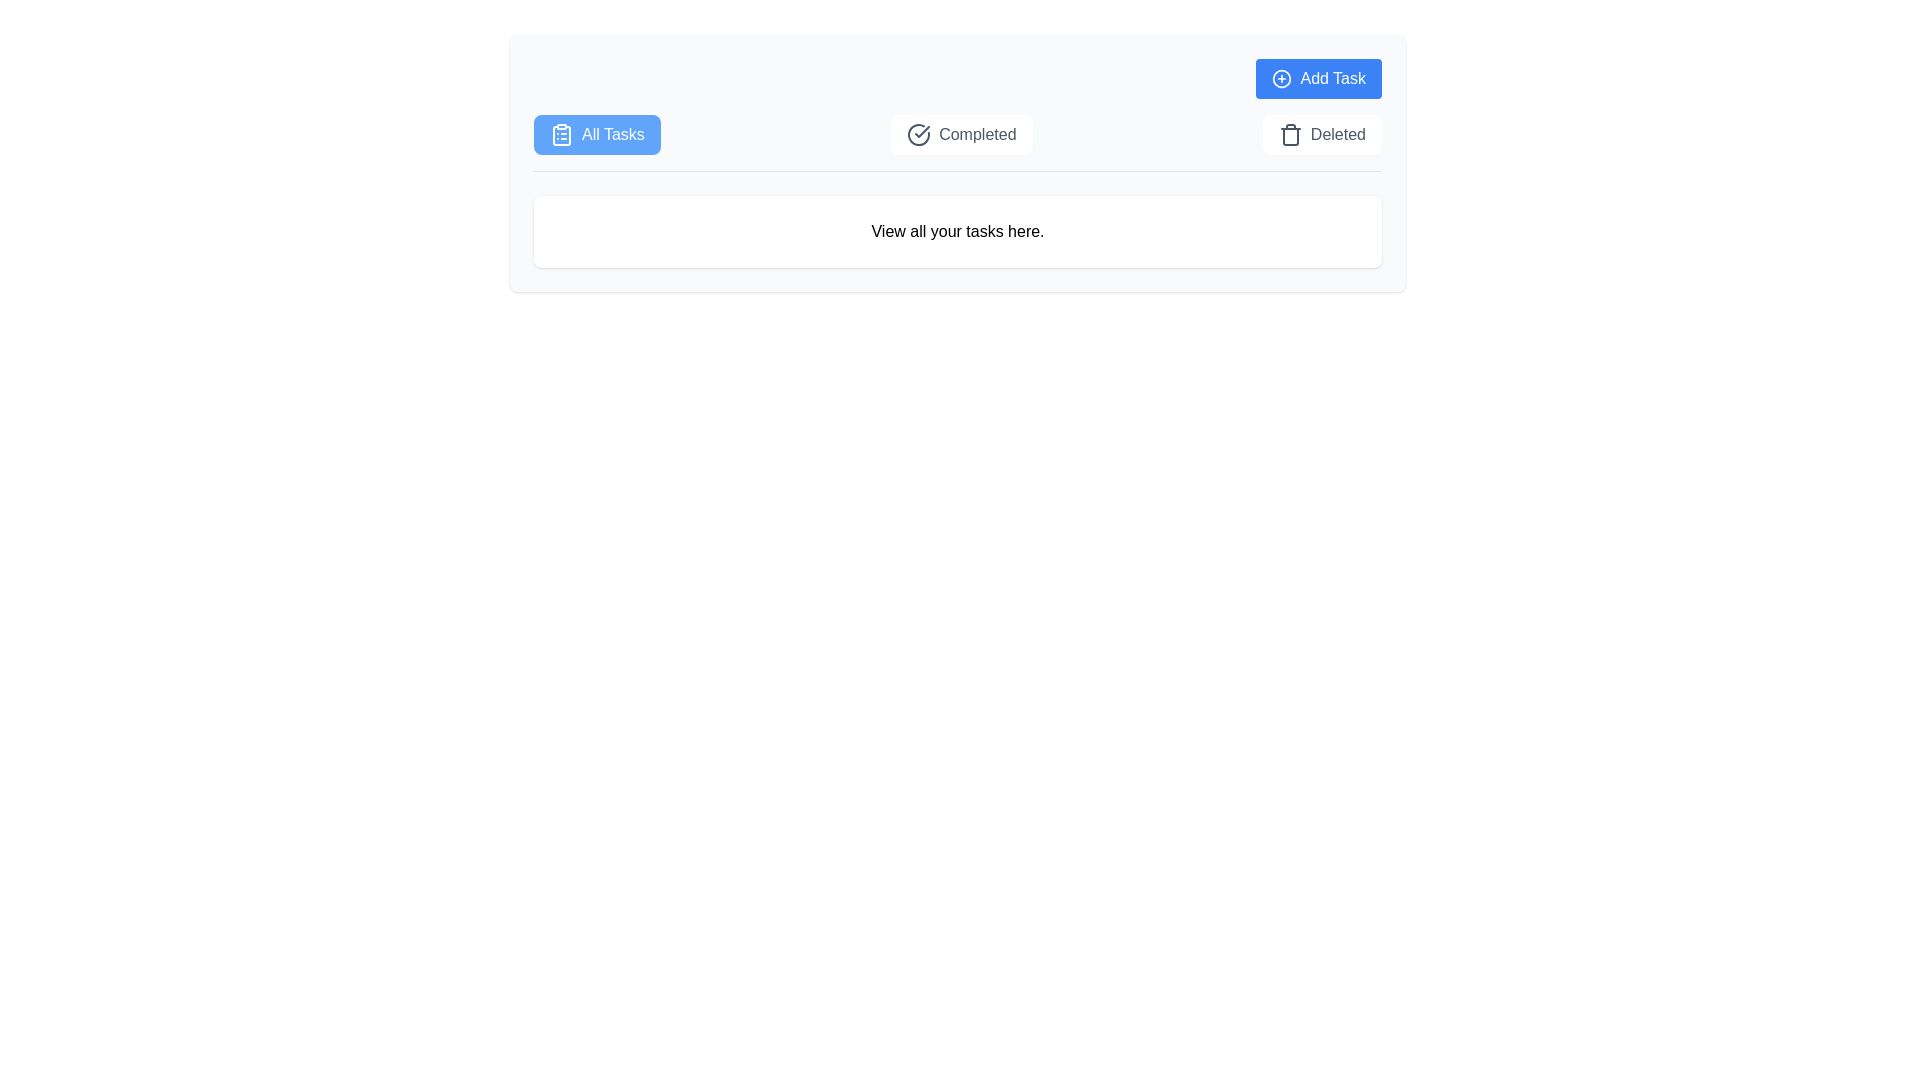 This screenshot has width=1920, height=1080. What do you see at coordinates (957, 141) in the screenshot?
I see `the button in the navigation bar that filters tasks to show only those marked as completed` at bounding box center [957, 141].